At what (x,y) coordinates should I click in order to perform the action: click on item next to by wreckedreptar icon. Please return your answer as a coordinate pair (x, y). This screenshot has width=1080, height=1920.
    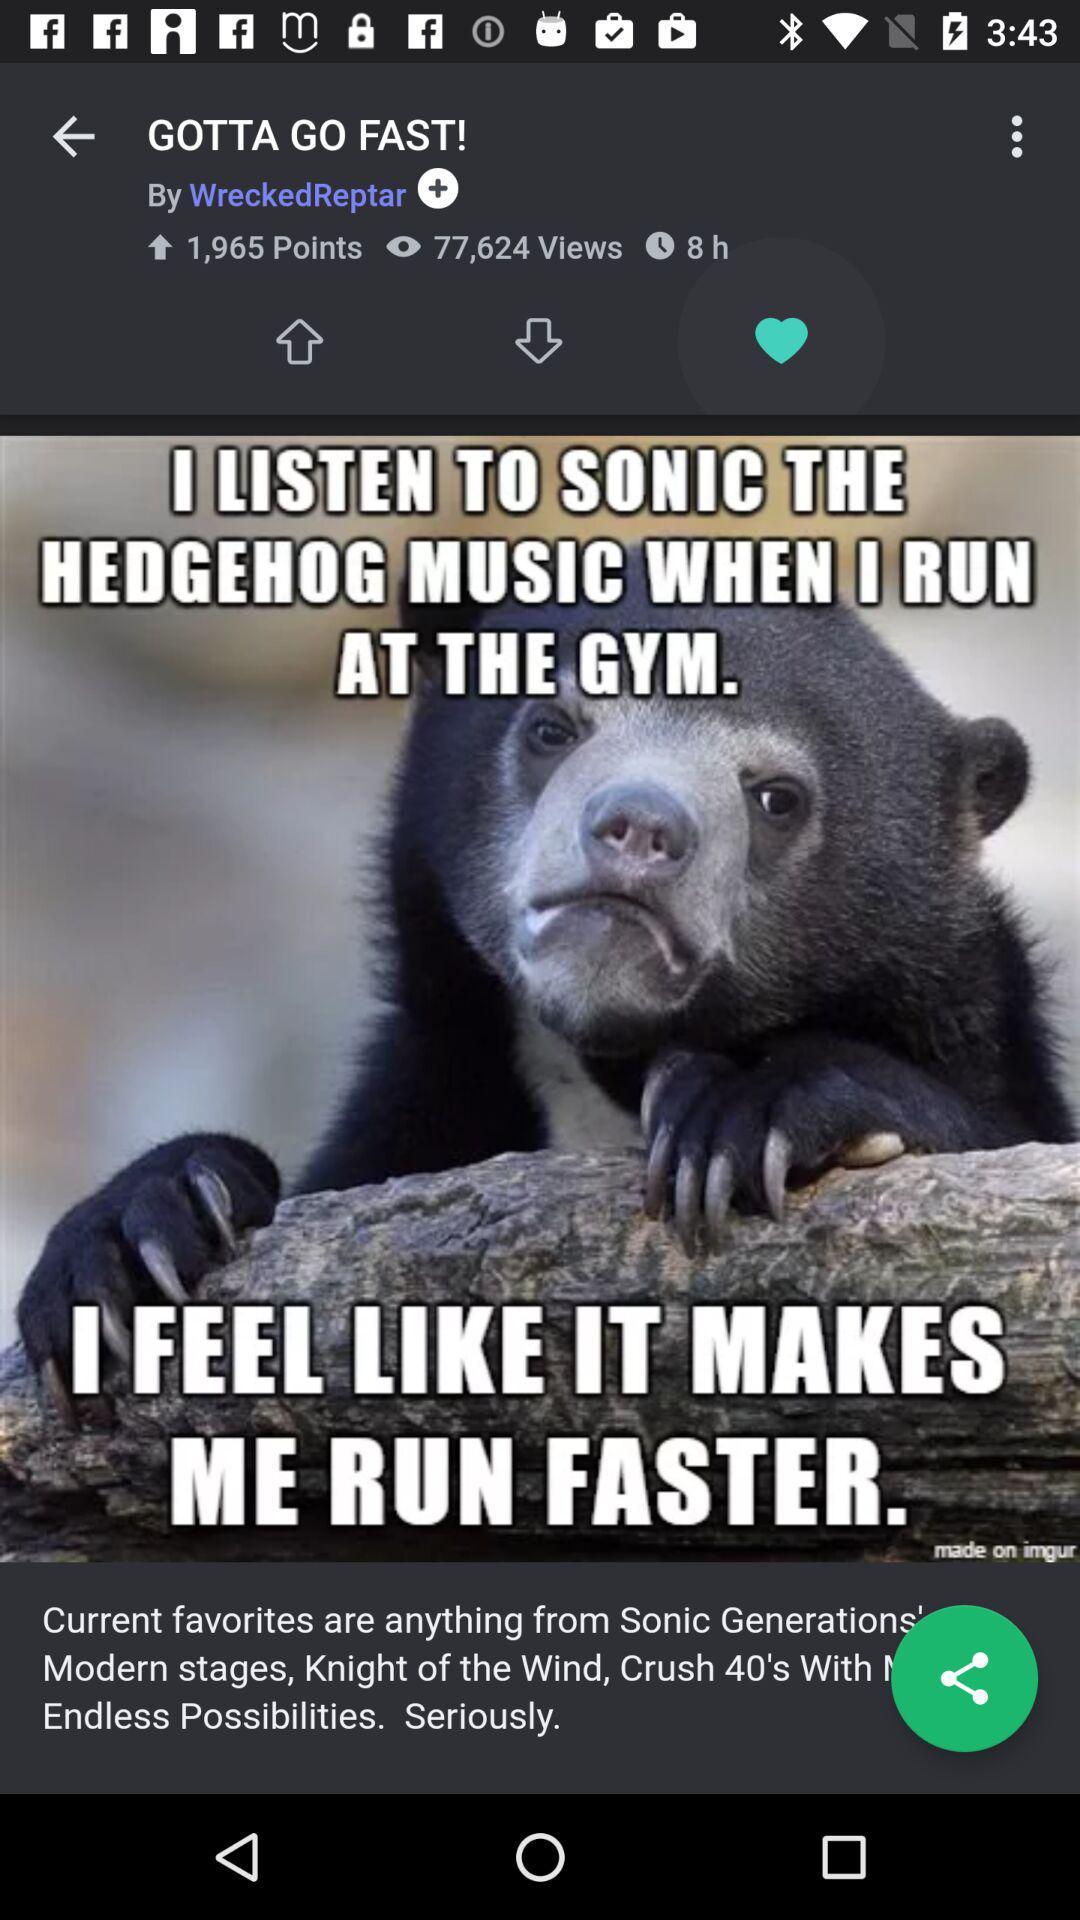
    Looking at the image, I should click on (431, 188).